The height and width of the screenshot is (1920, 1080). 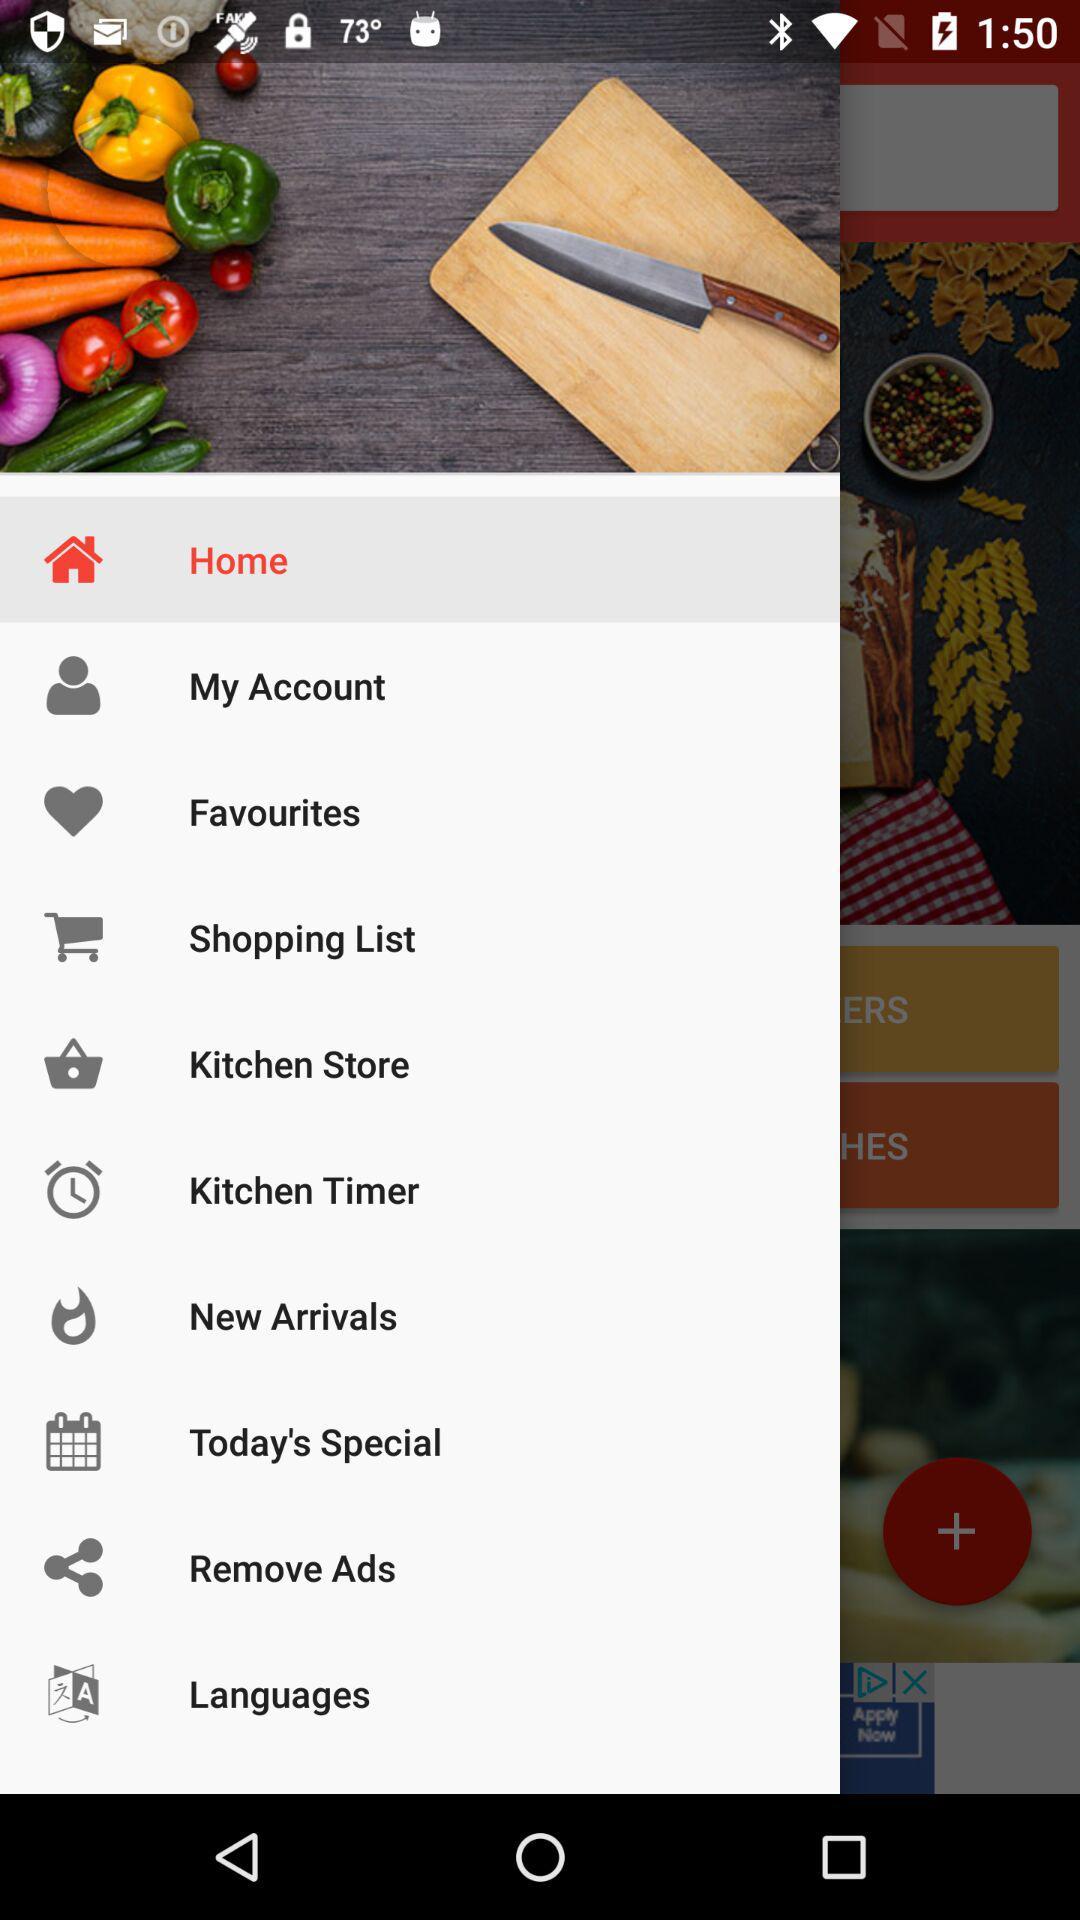 What do you see at coordinates (419, 236) in the screenshot?
I see `the icon and the text home` at bounding box center [419, 236].